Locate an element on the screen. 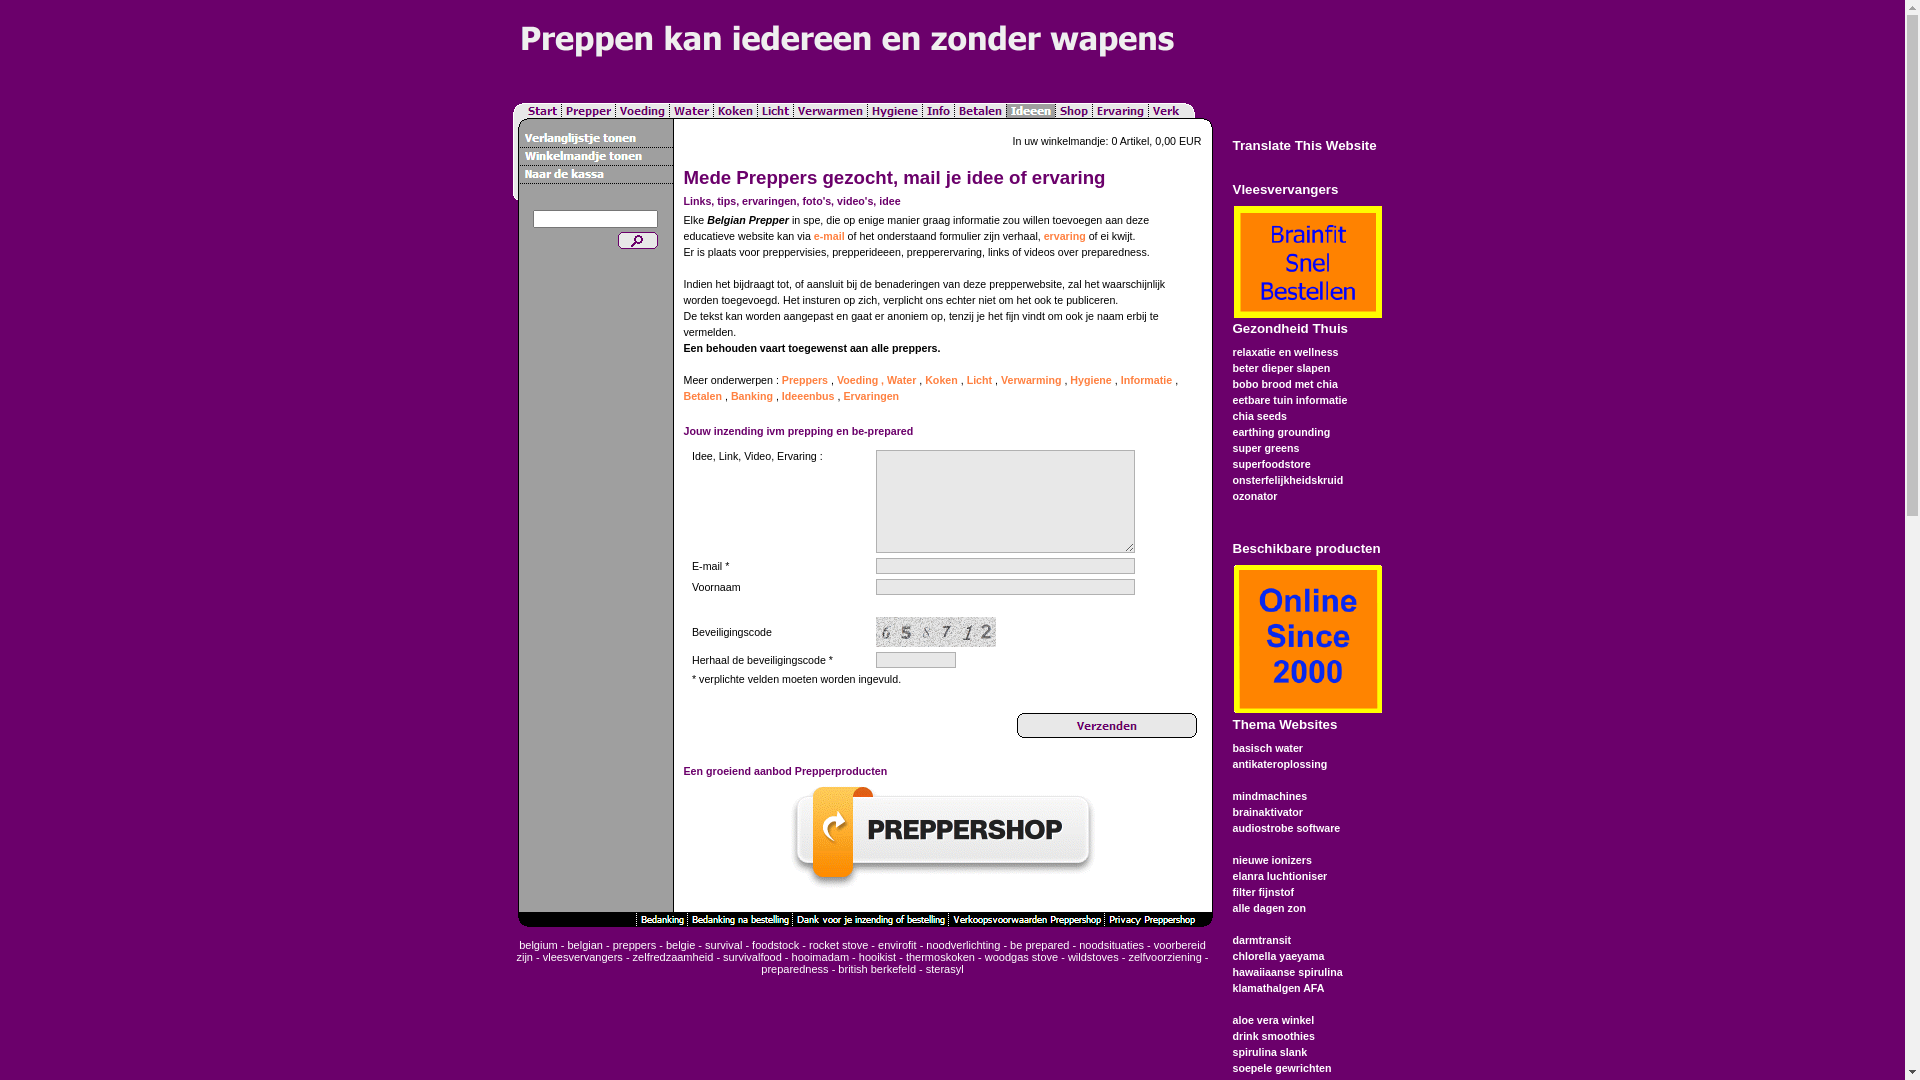  'superfoodstore' is located at coordinates (1270, 463).